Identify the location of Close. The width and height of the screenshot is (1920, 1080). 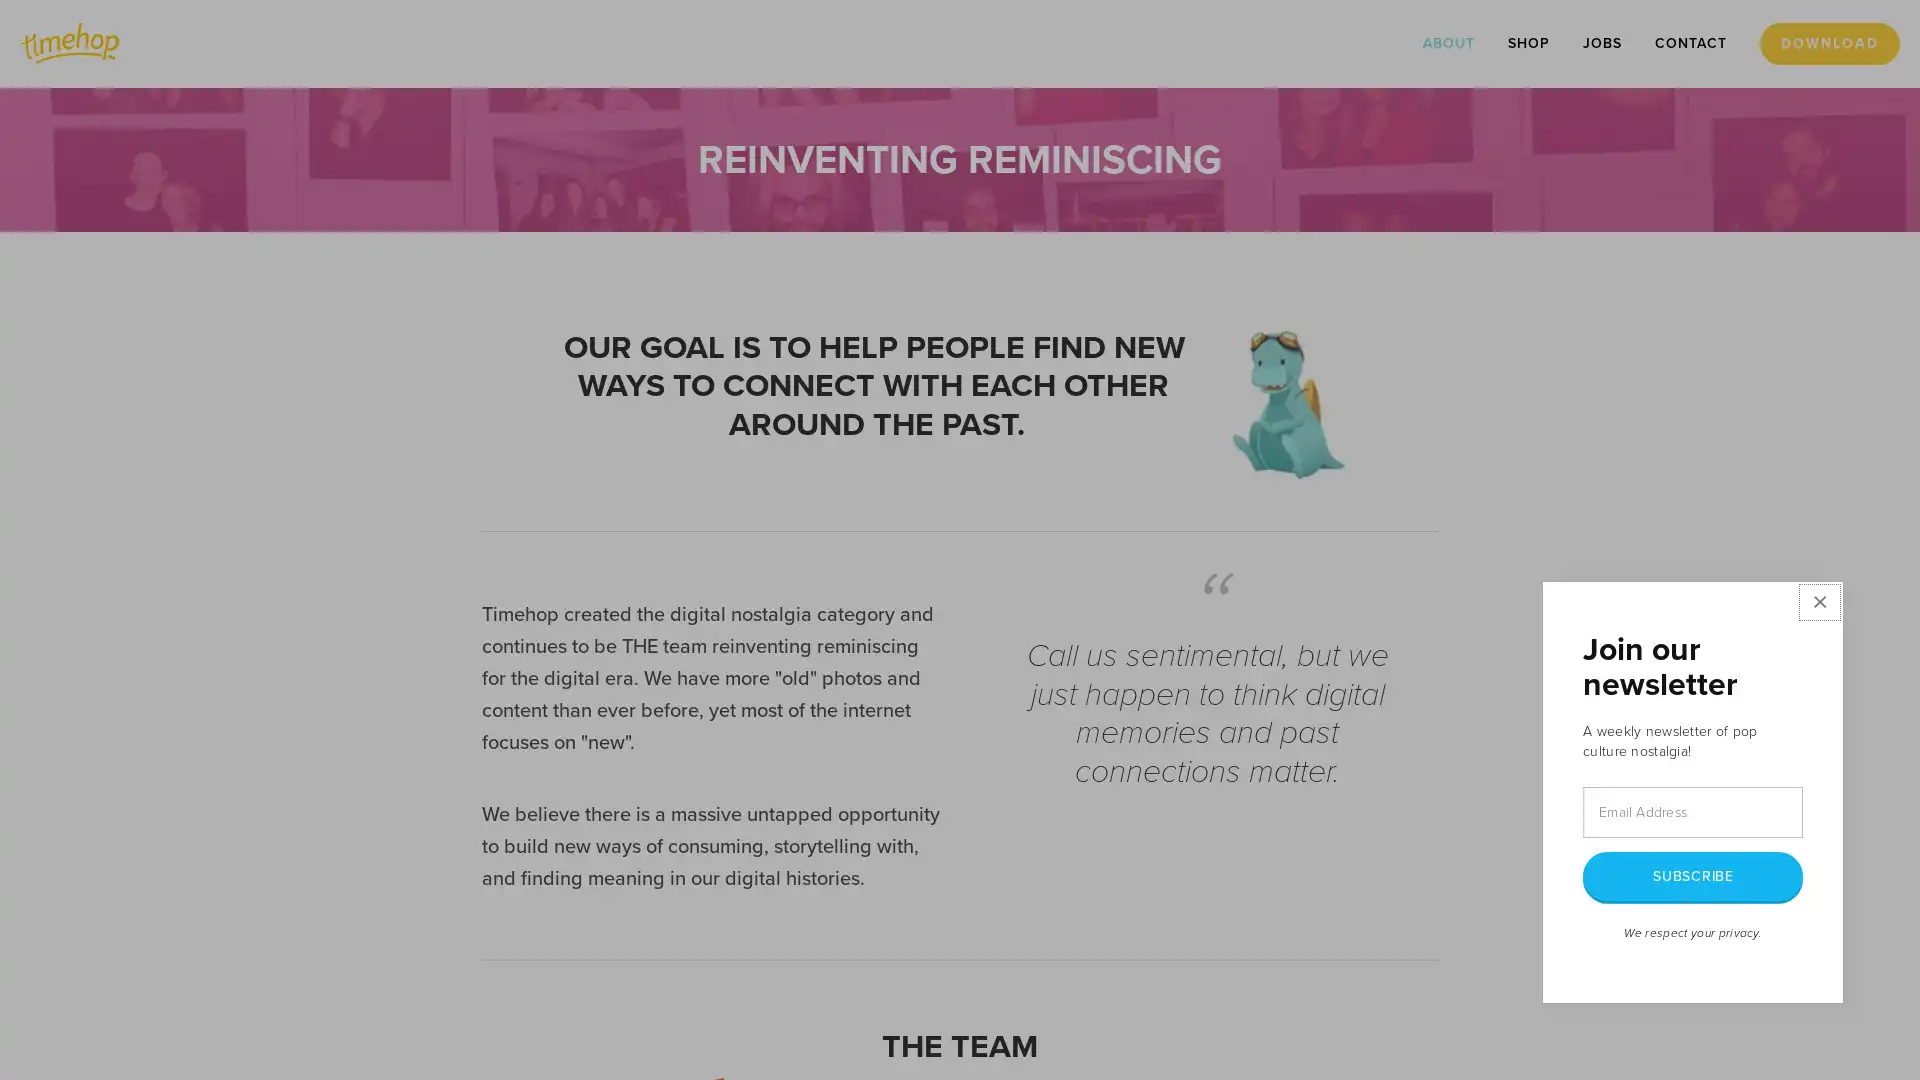
(1819, 600).